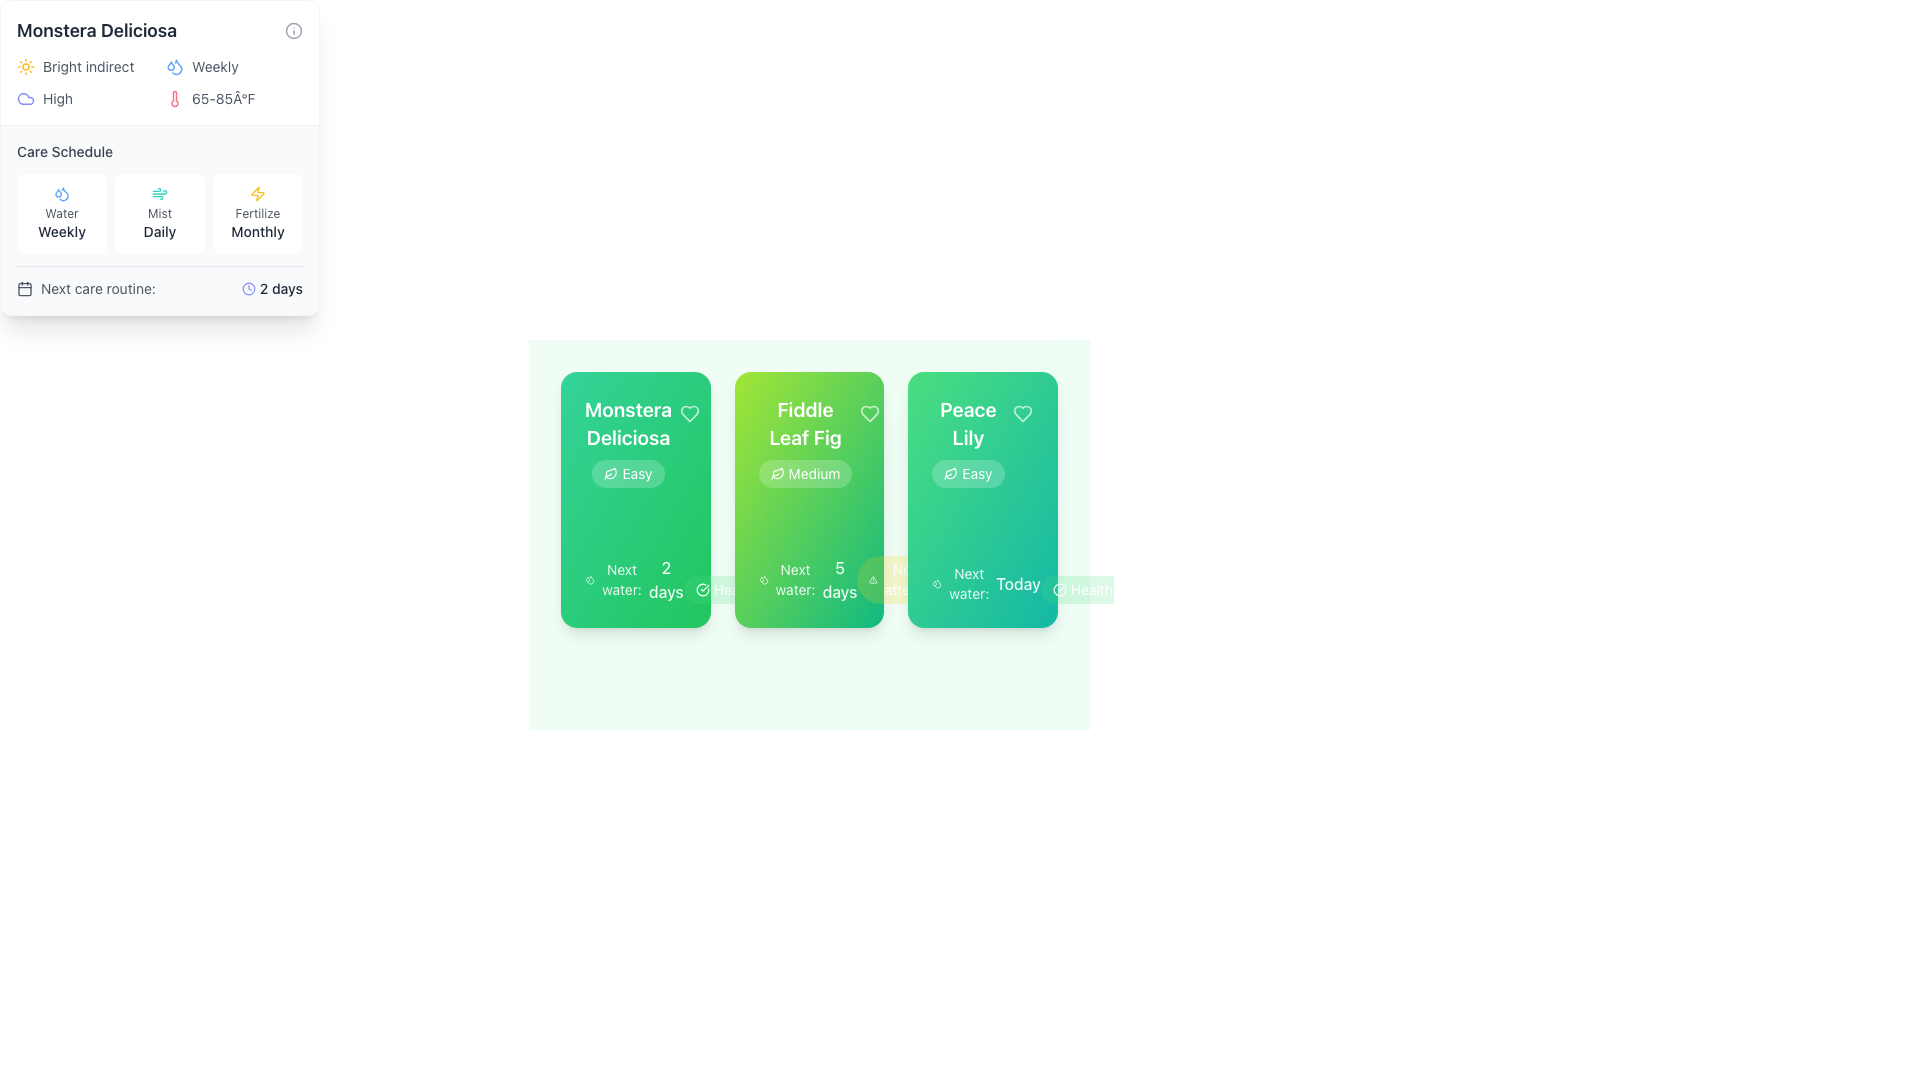 The width and height of the screenshot is (1920, 1080). What do you see at coordinates (870, 412) in the screenshot?
I see `the favorite button located at the top-right corner of the 'Fiddle Leaf Fig' card using keyboard accessibility` at bounding box center [870, 412].